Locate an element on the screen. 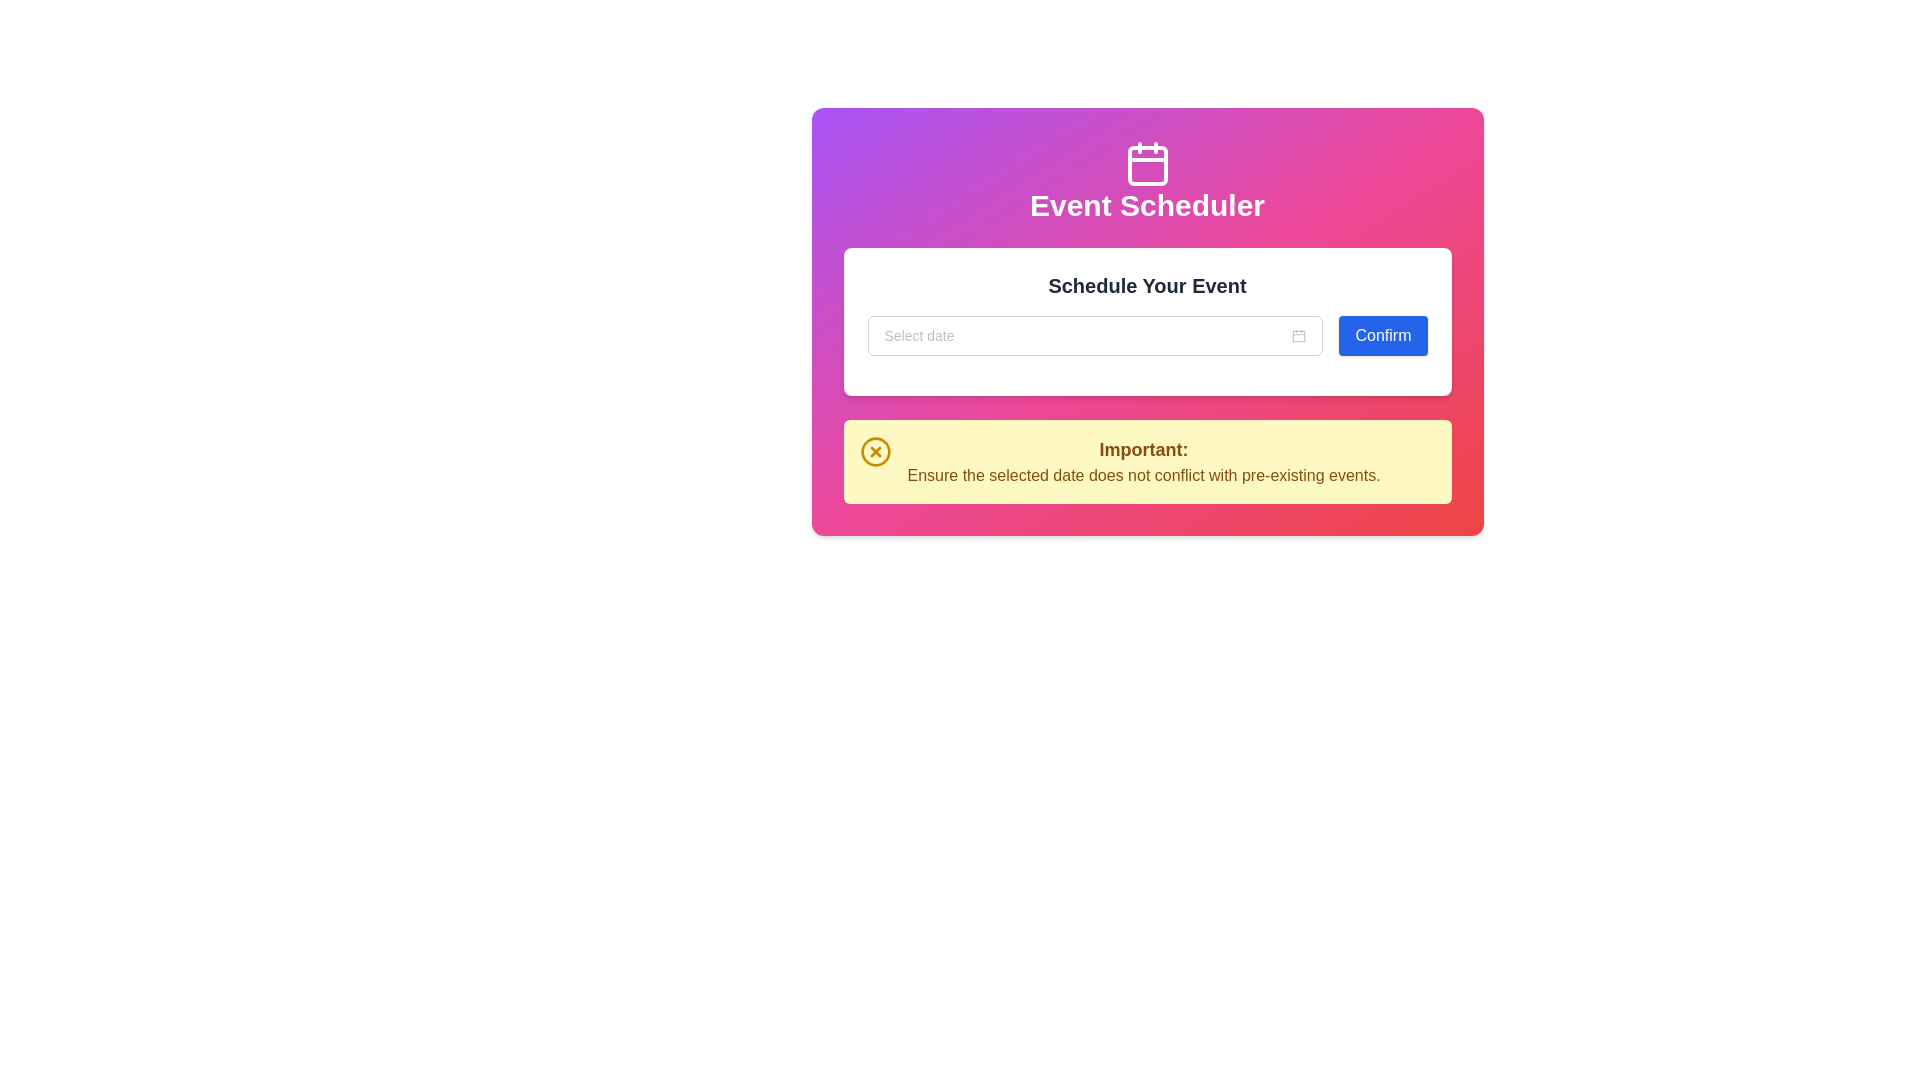 The height and width of the screenshot is (1080, 1920). the warning by clicking on the Informational Alert Box that contains the title 'Important' and a circular icon with a cross symbol, displayed on a bright yellow background is located at coordinates (1147, 462).